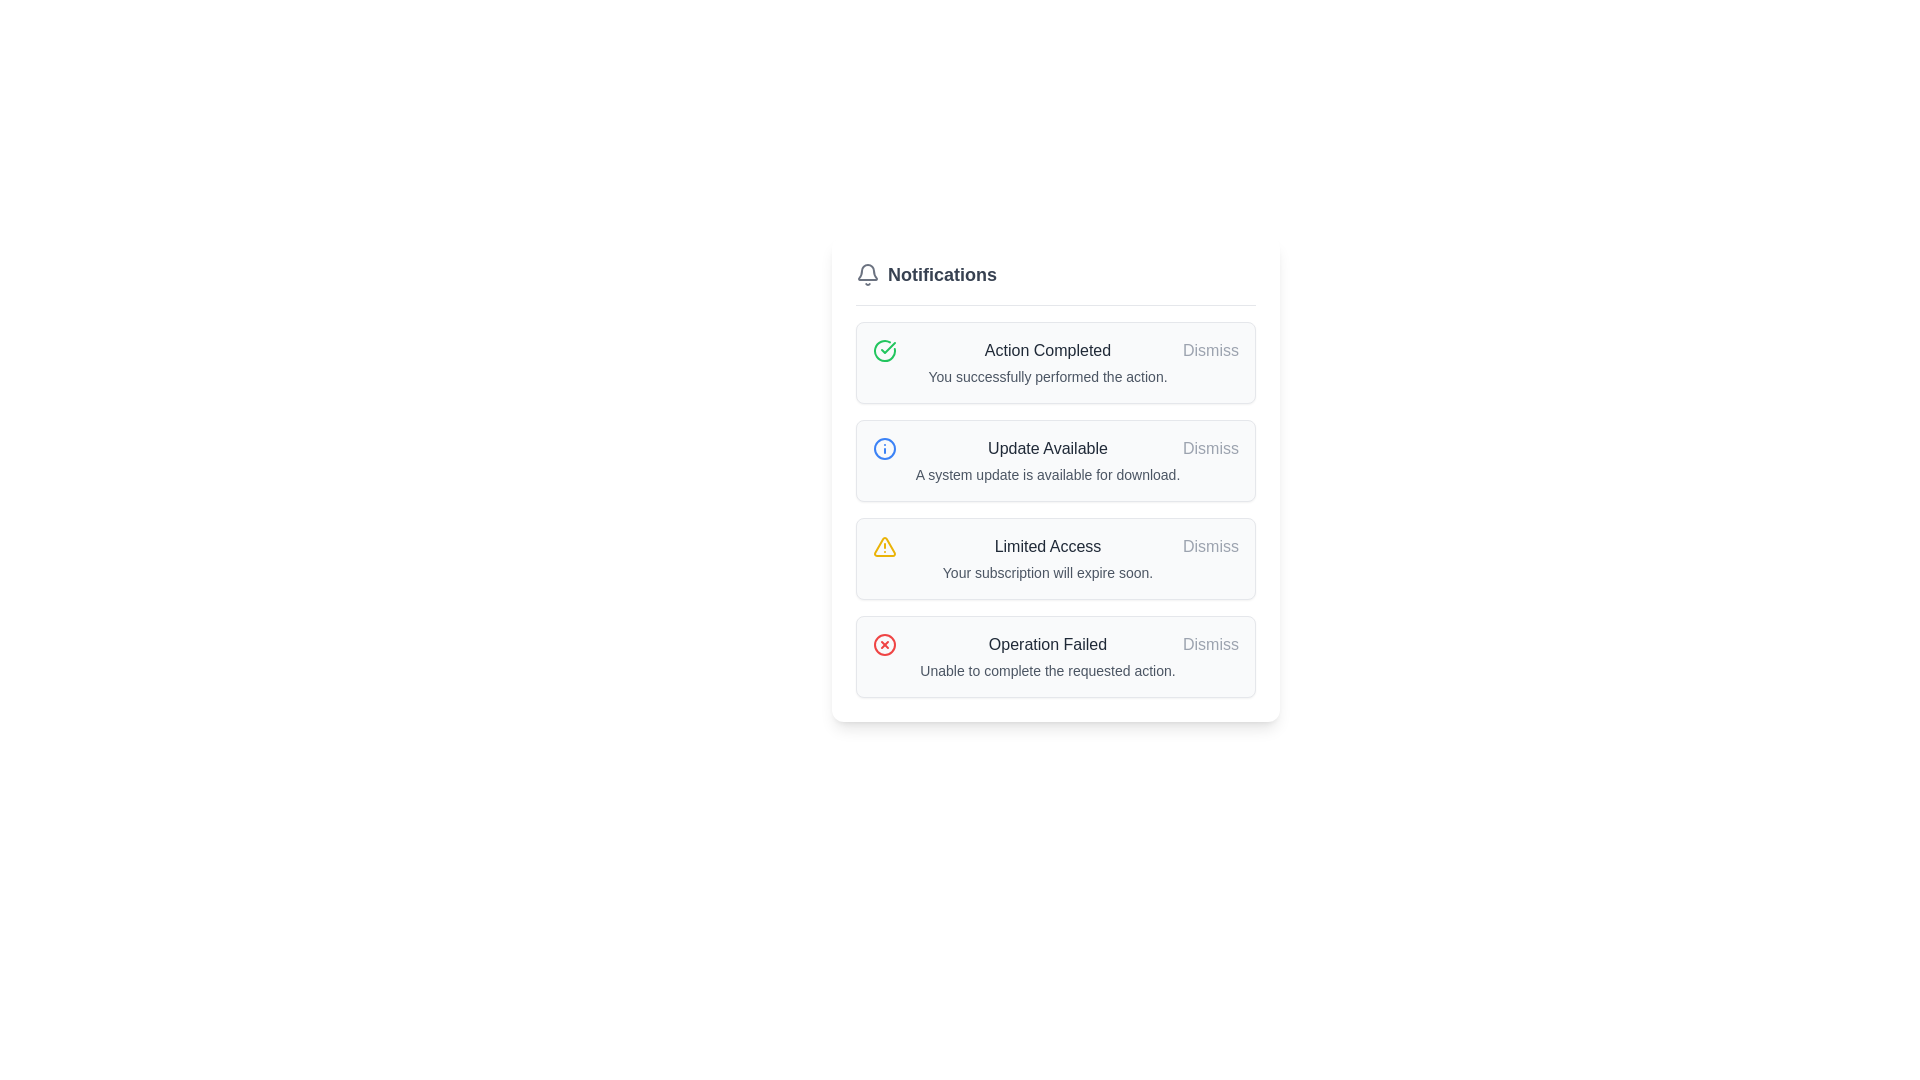  I want to click on the text label that reads 'Update Available.' It is styled with a gray font color and is positioned above the description text in the second notification card beneath the 'Notifications' heading, so click(1046, 447).